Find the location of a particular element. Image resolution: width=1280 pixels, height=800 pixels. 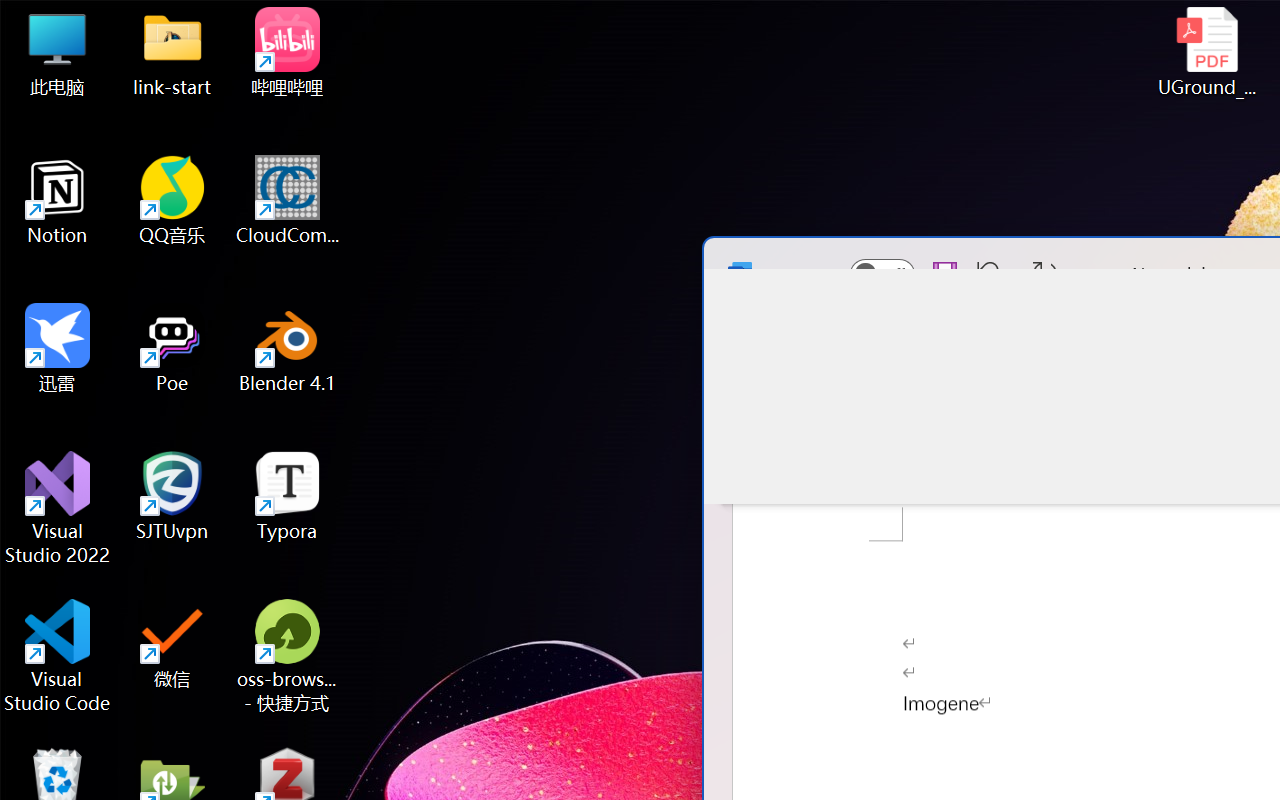

'Visual Studio Code' is located at coordinates (57, 655).